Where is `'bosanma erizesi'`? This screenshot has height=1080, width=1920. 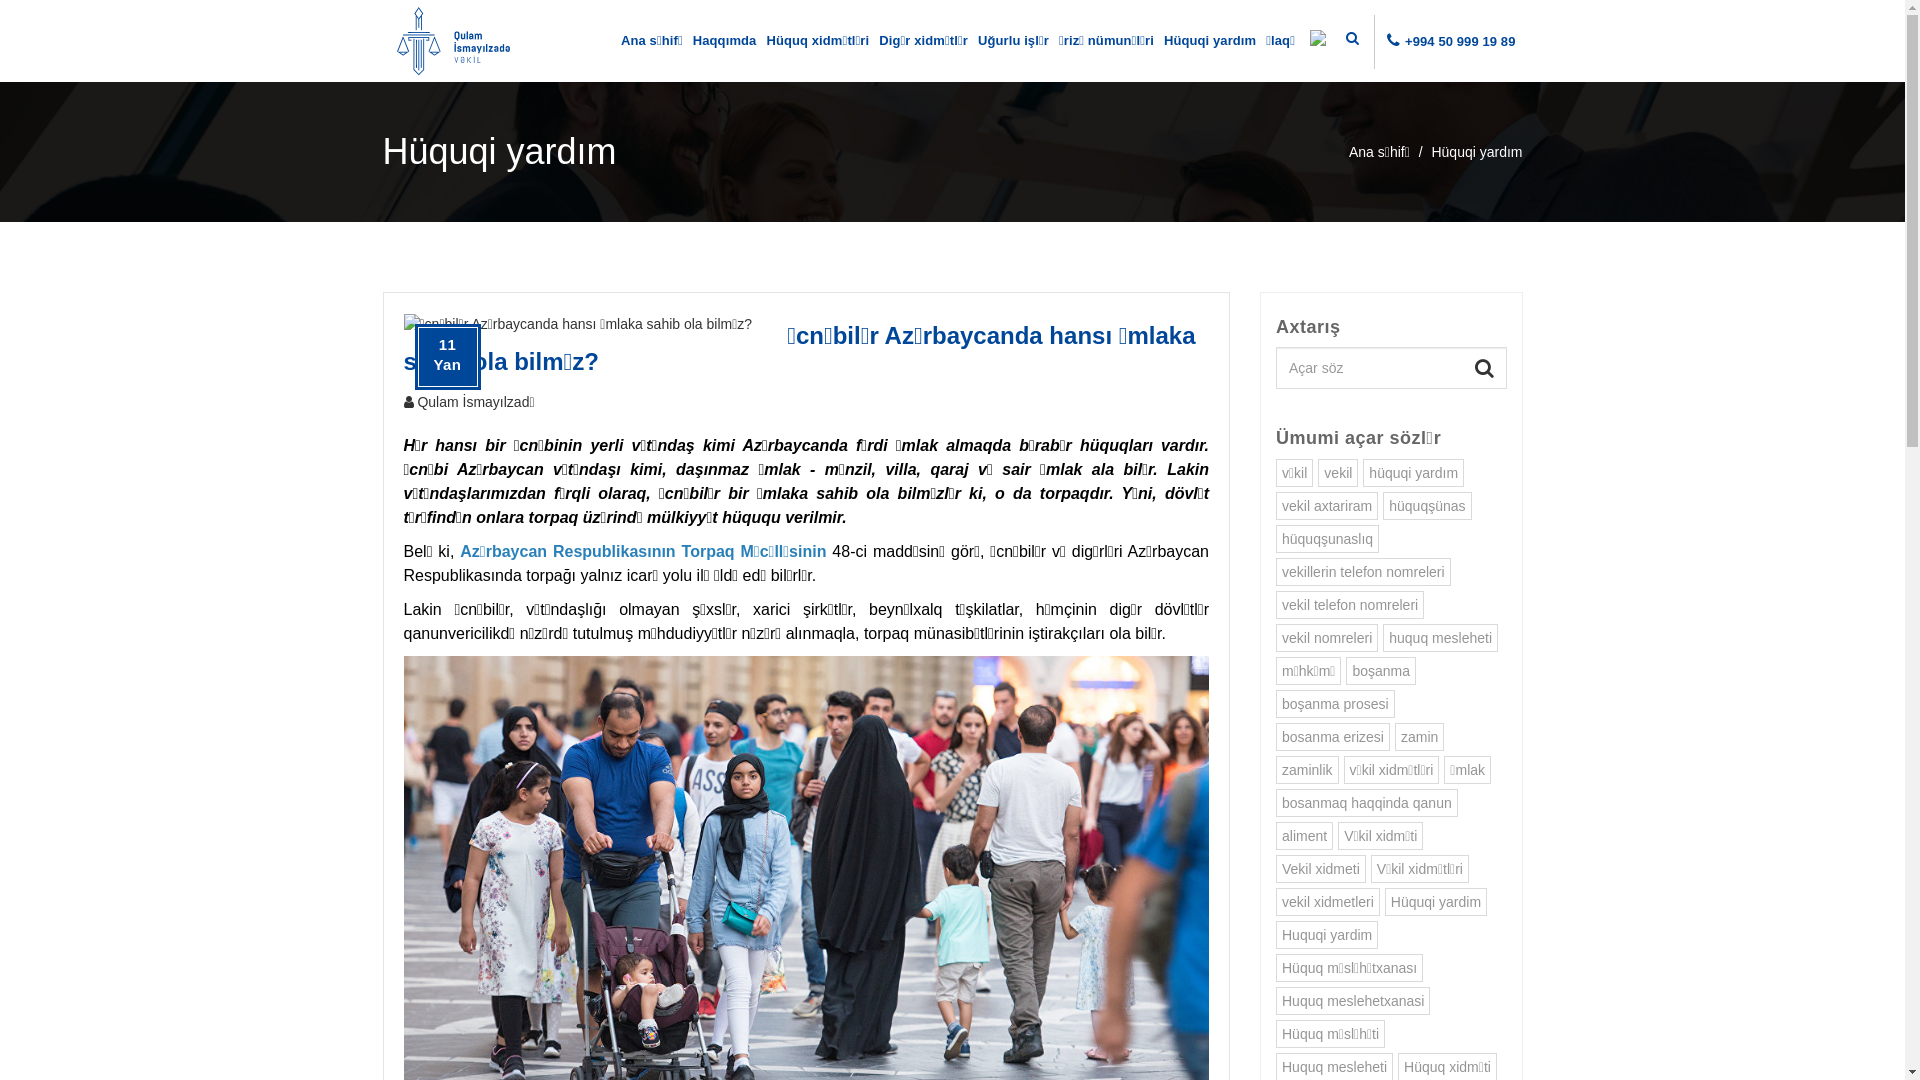 'bosanma erizesi' is located at coordinates (1333, 736).